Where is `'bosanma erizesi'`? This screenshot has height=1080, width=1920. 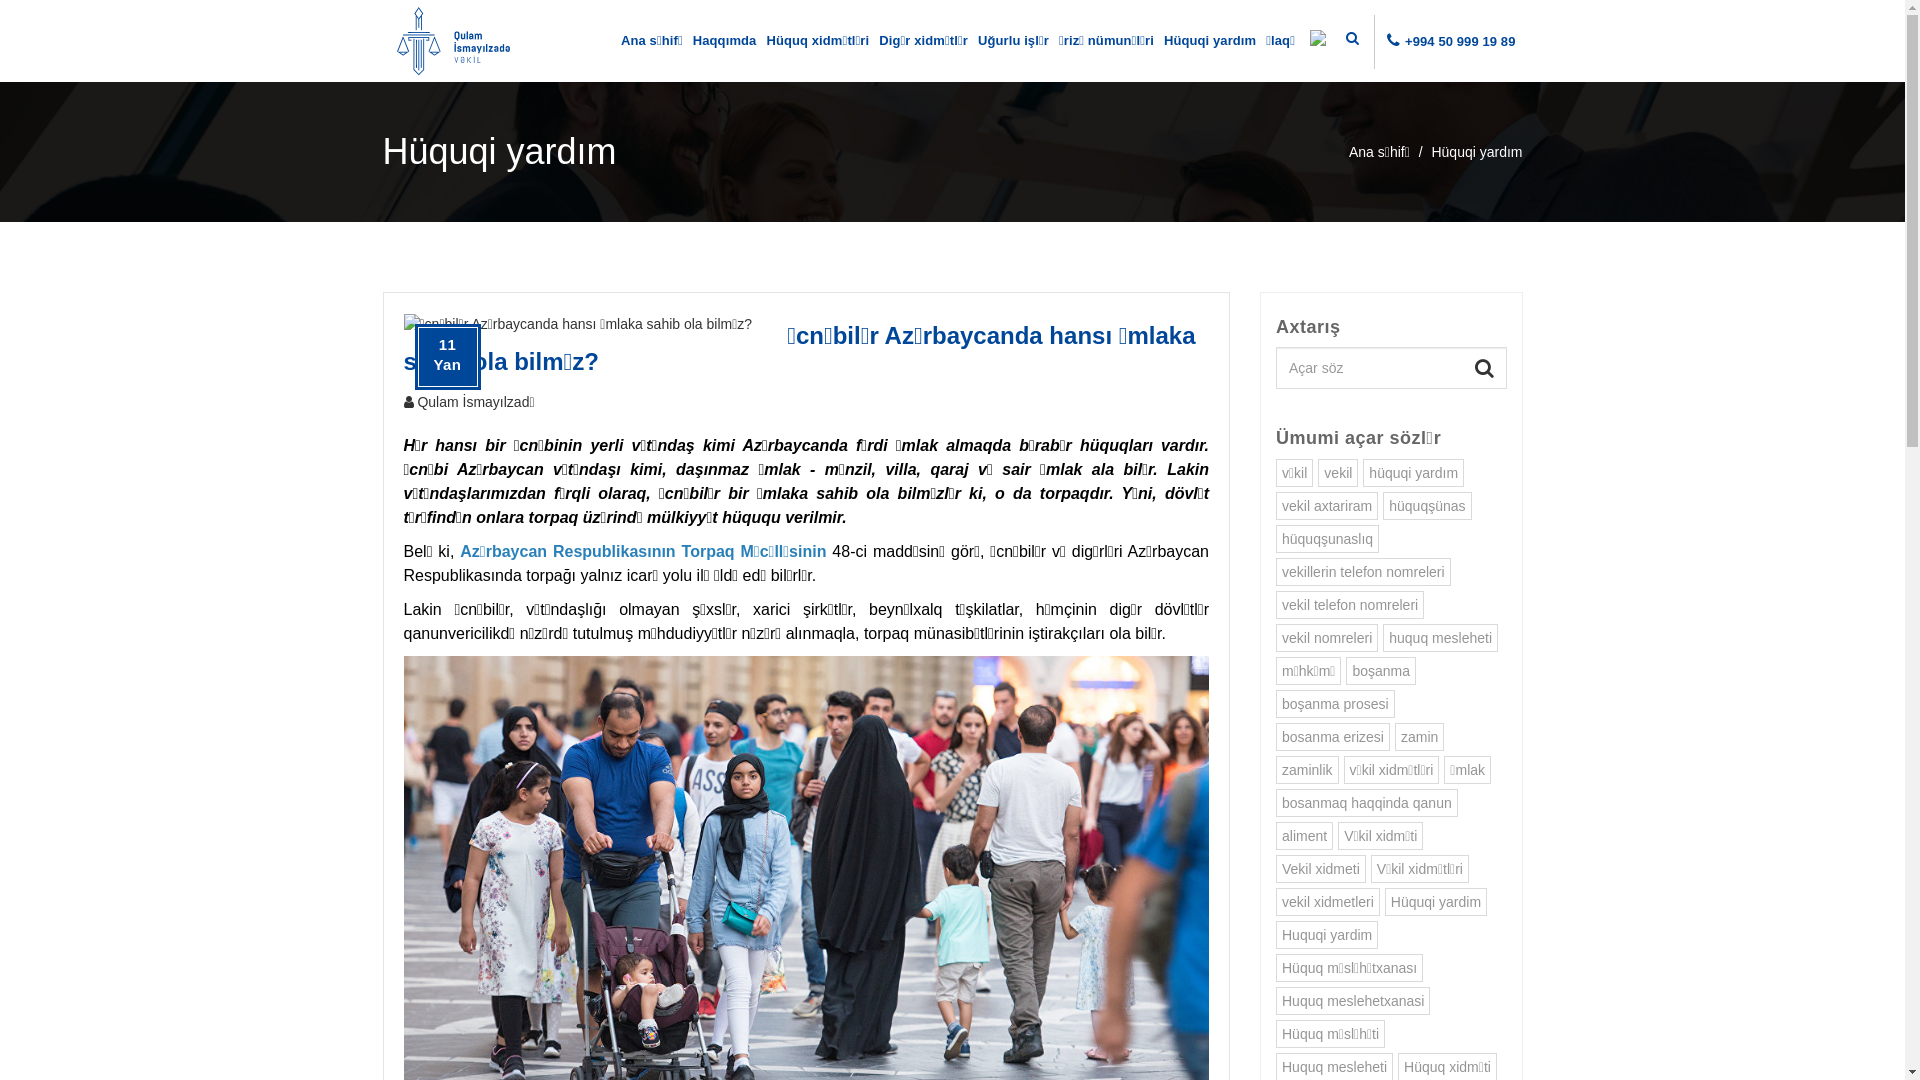 'bosanma erizesi' is located at coordinates (1333, 736).